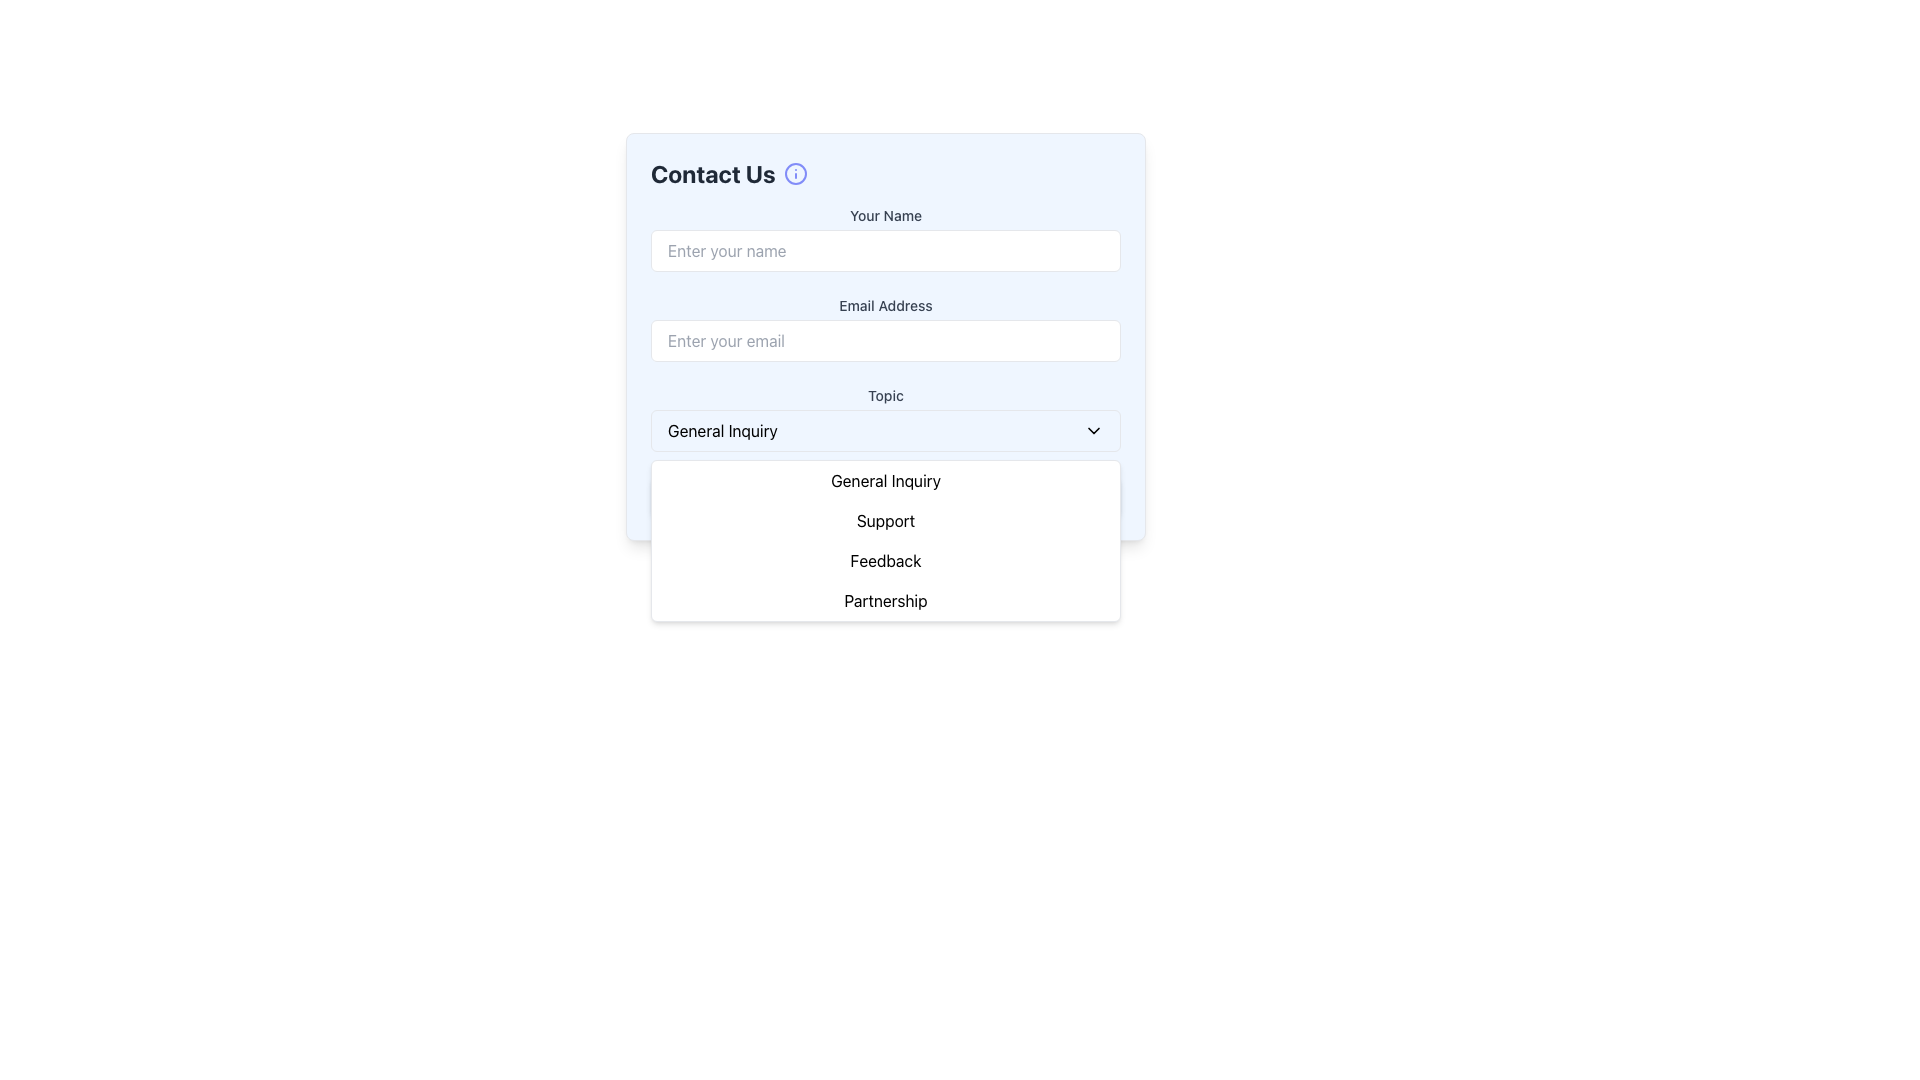 This screenshot has height=1080, width=1920. What do you see at coordinates (885, 305) in the screenshot?
I see `the label that indicates the email address, which is displayed in a medium-sized serif font and grayish color, positioned above the email input field` at bounding box center [885, 305].